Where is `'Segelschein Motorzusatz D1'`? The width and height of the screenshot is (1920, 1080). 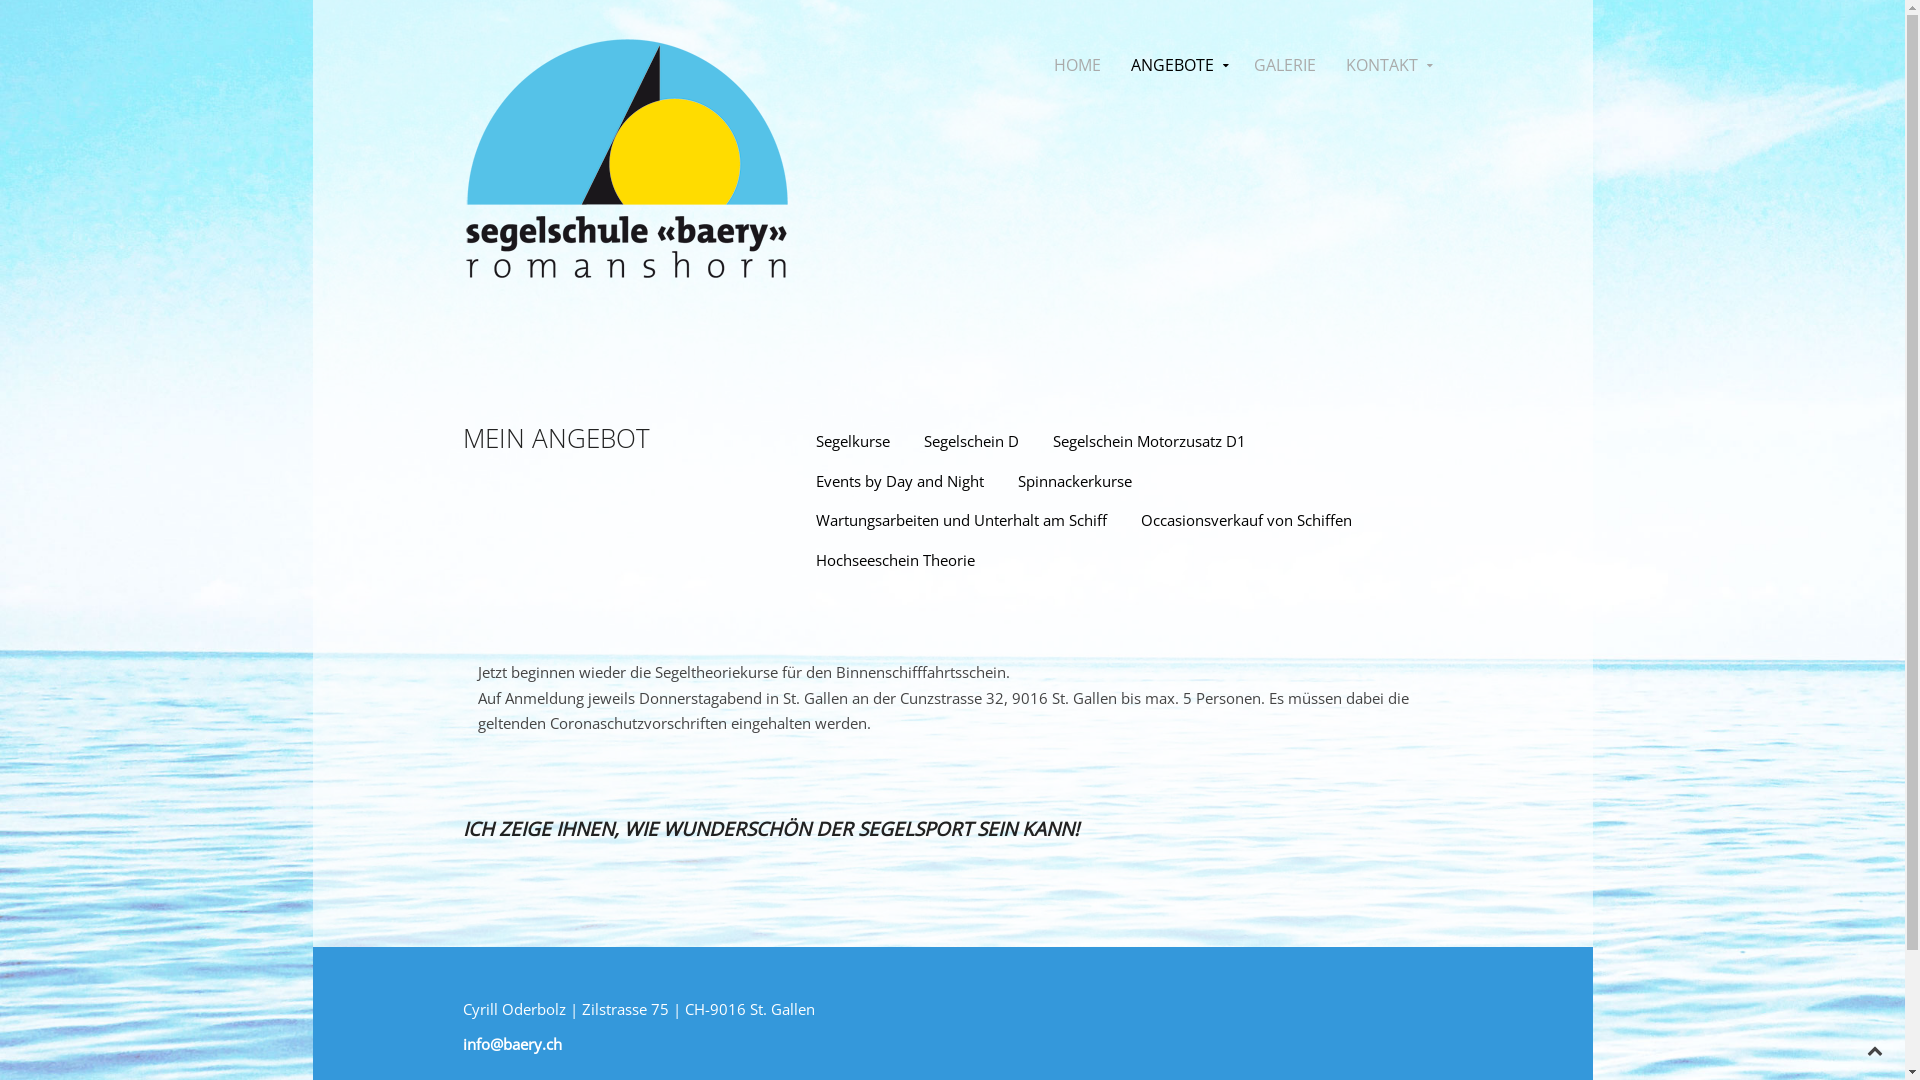
'Segelschein Motorzusatz D1' is located at coordinates (1149, 441).